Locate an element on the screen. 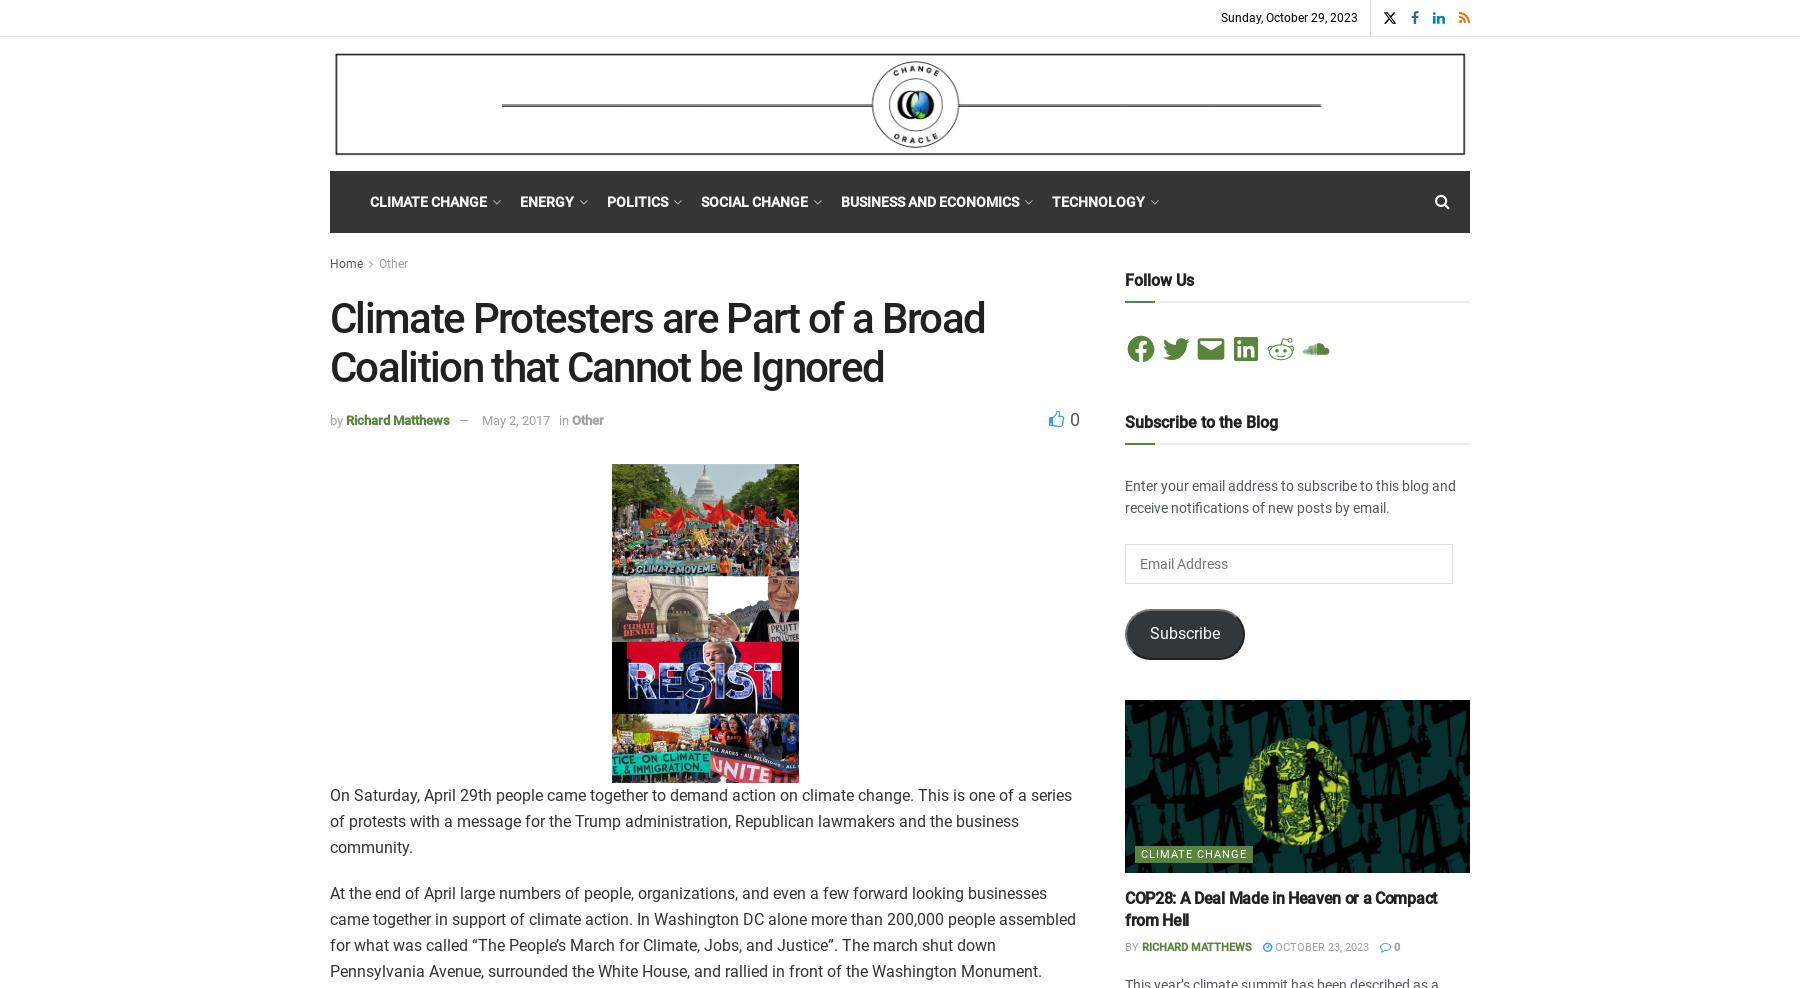 Image resolution: width=1800 pixels, height=988 pixels. 'Home' is located at coordinates (346, 262).